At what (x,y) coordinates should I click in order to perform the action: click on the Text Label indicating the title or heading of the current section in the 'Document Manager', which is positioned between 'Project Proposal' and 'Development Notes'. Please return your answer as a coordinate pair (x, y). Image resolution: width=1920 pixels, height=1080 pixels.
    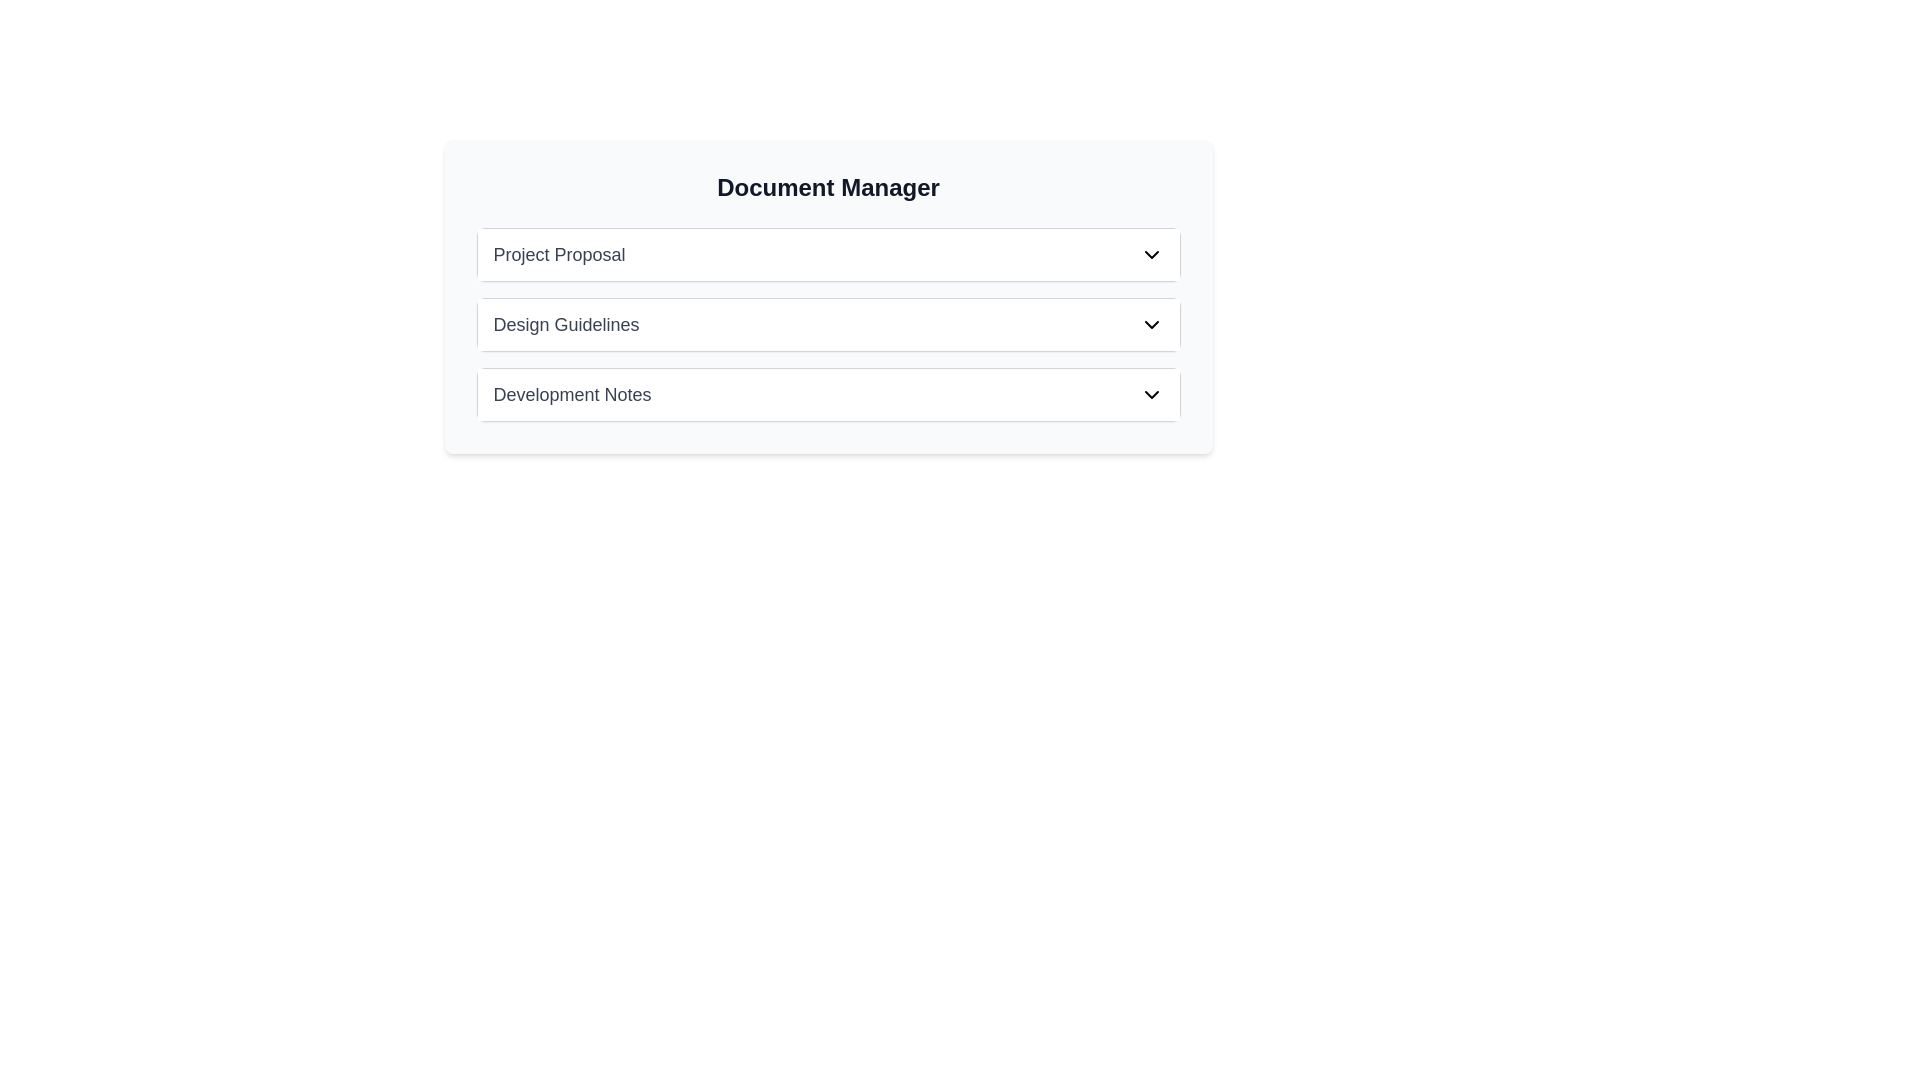
    Looking at the image, I should click on (565, 323).